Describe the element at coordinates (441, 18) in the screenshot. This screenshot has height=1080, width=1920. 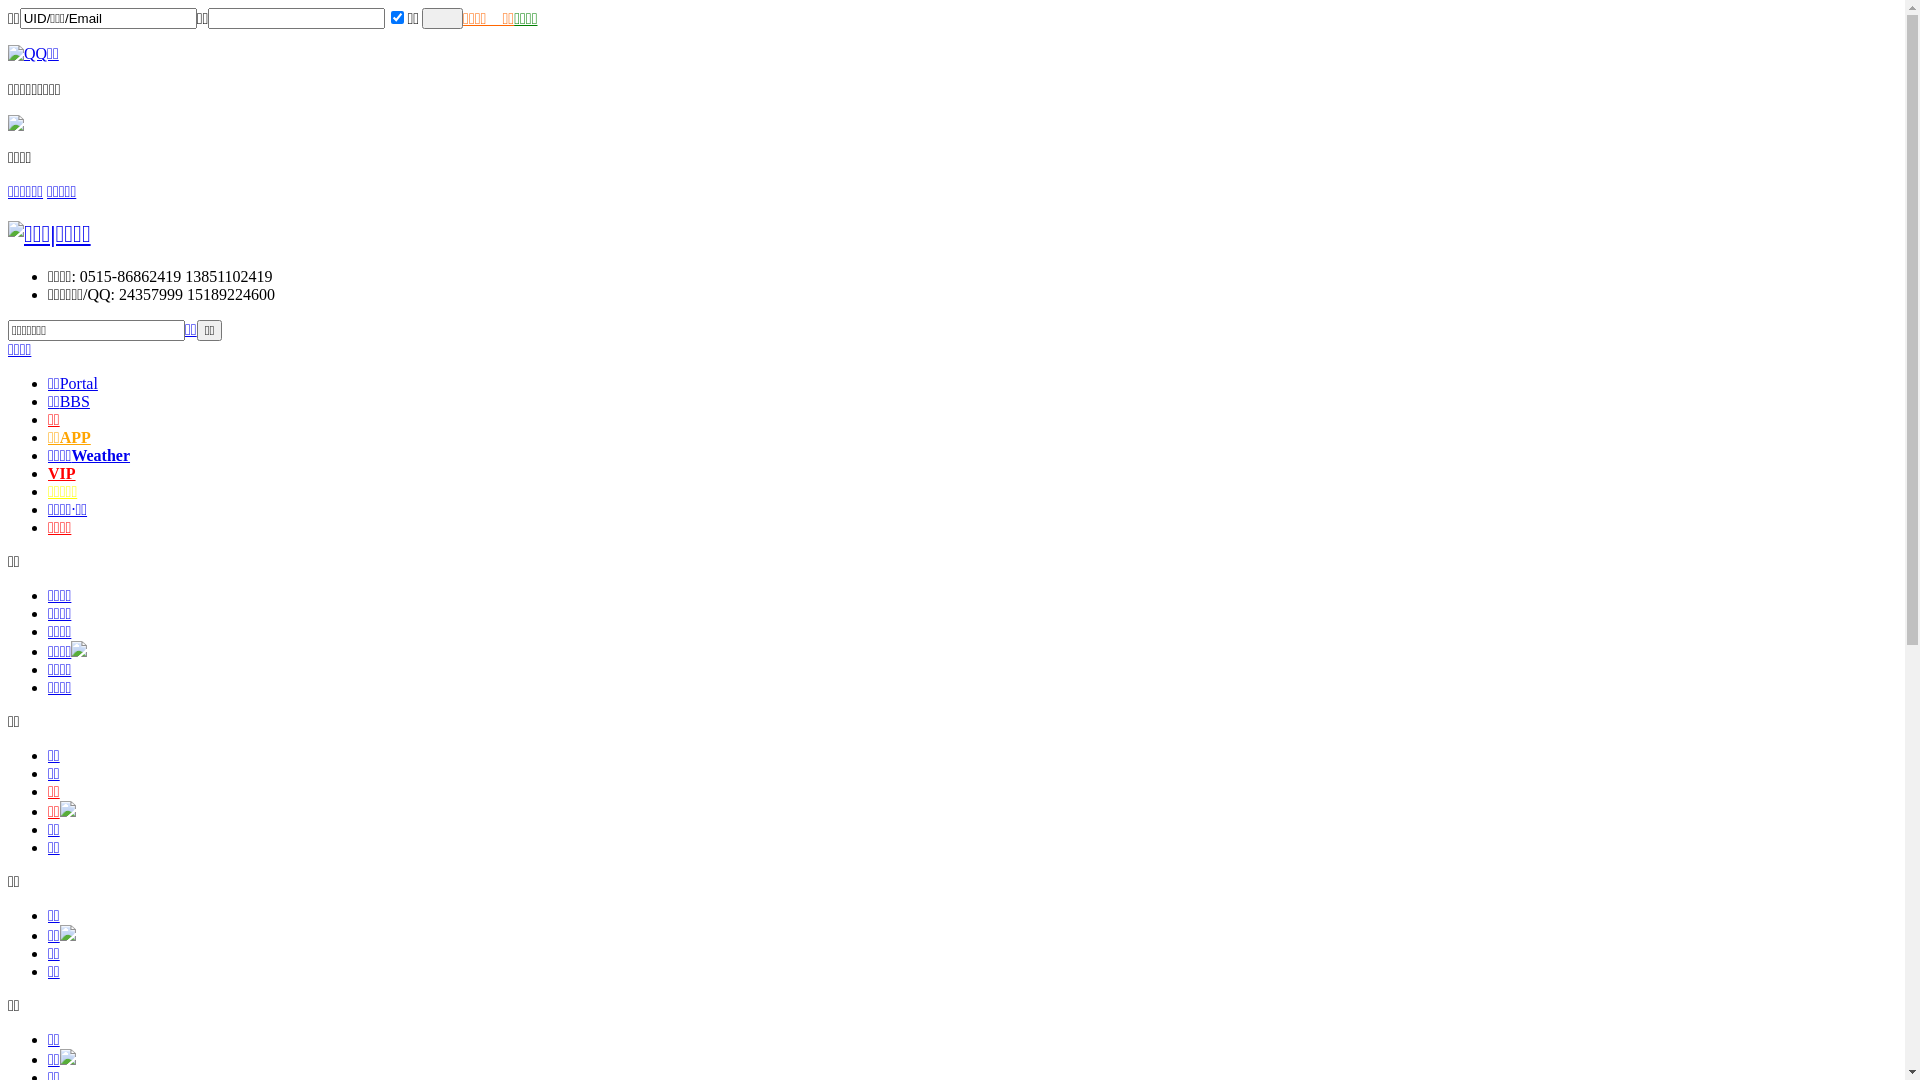
I see `'    '` at that location.